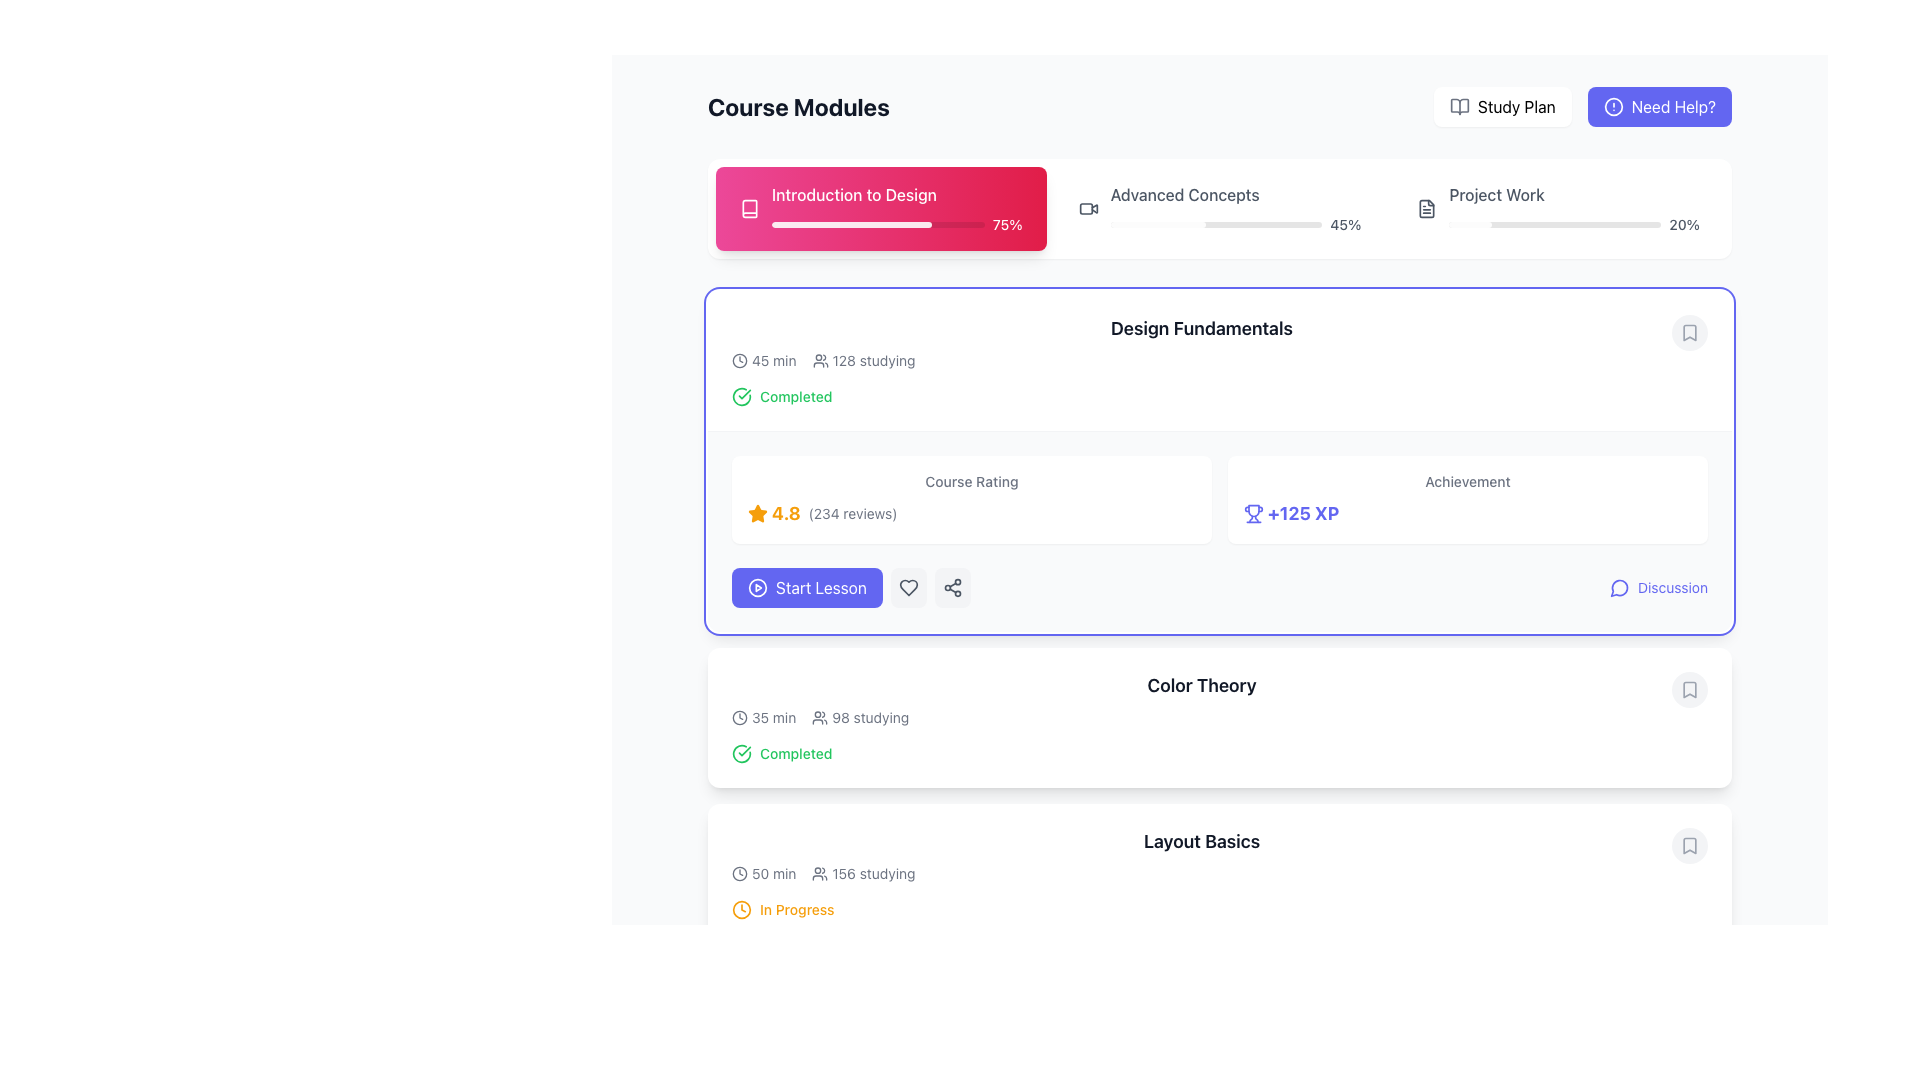 Image resolution: width=1920 pixels, height=1080 pixels. Describe the element at coordinates (741, 753) in the screenshot. I see `the green circular icon with a checkmark inside, which indicates the 'Completed' status for the 'Color Theory' module` at that location.